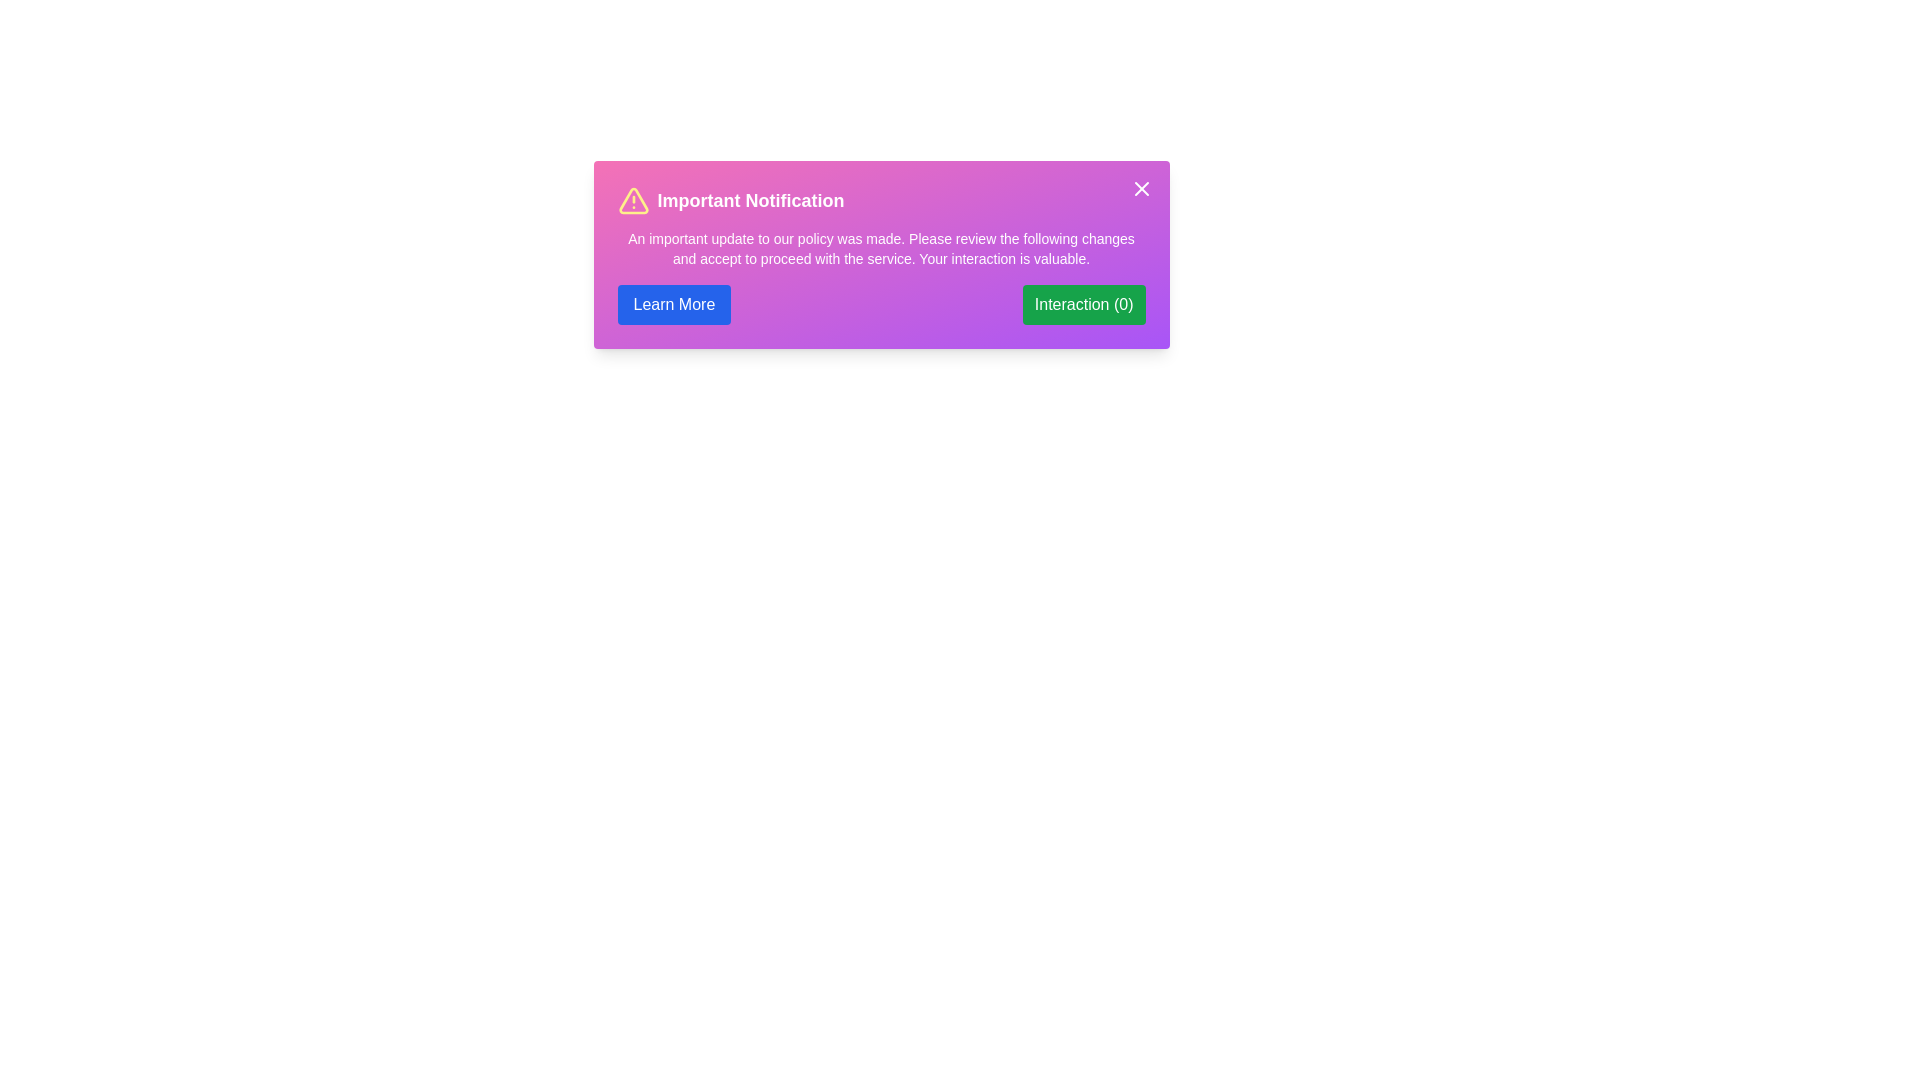 The width and height of the screenshot is (1920, 1080). What do you see at coordinates (1141, 189) in the screenshot?
I see `the close button in the top-right corner of the alert` at bounding box center [1141, 189].